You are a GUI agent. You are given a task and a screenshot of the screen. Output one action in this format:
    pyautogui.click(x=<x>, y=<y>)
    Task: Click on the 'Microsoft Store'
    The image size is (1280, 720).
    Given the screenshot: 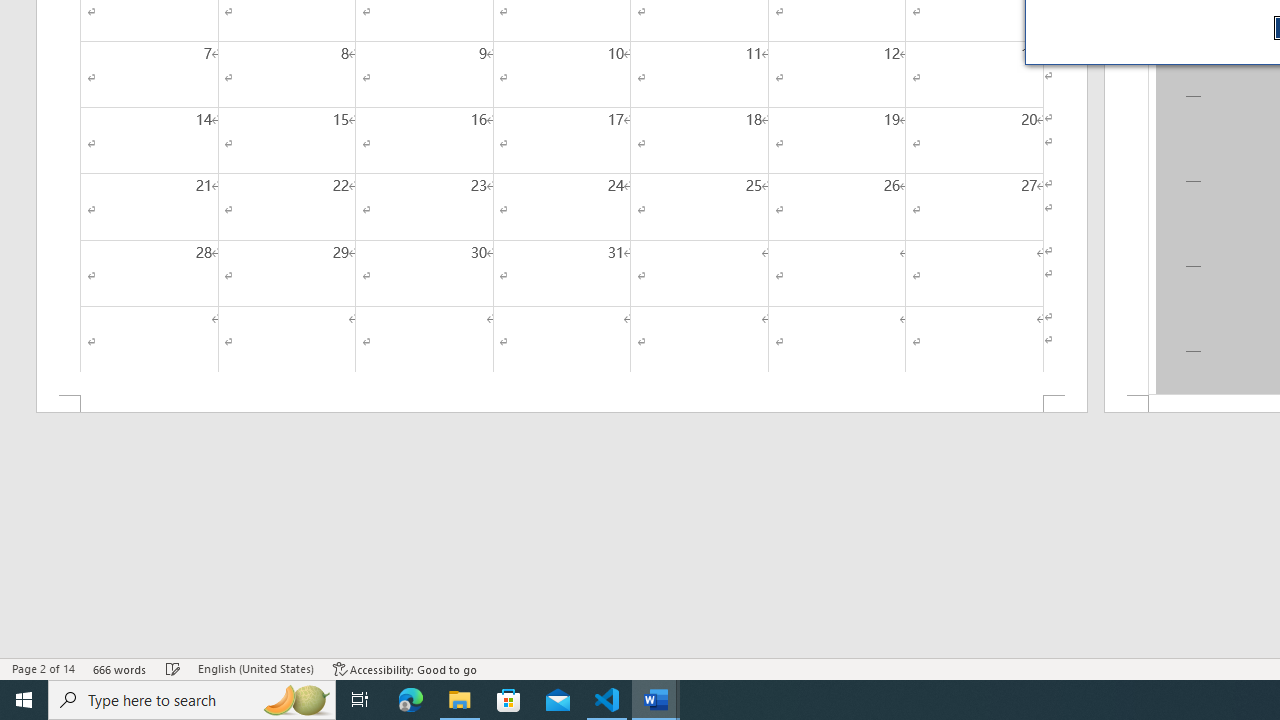 What is the action you would take?
    pyautogui.click(x=509, y=698)
    